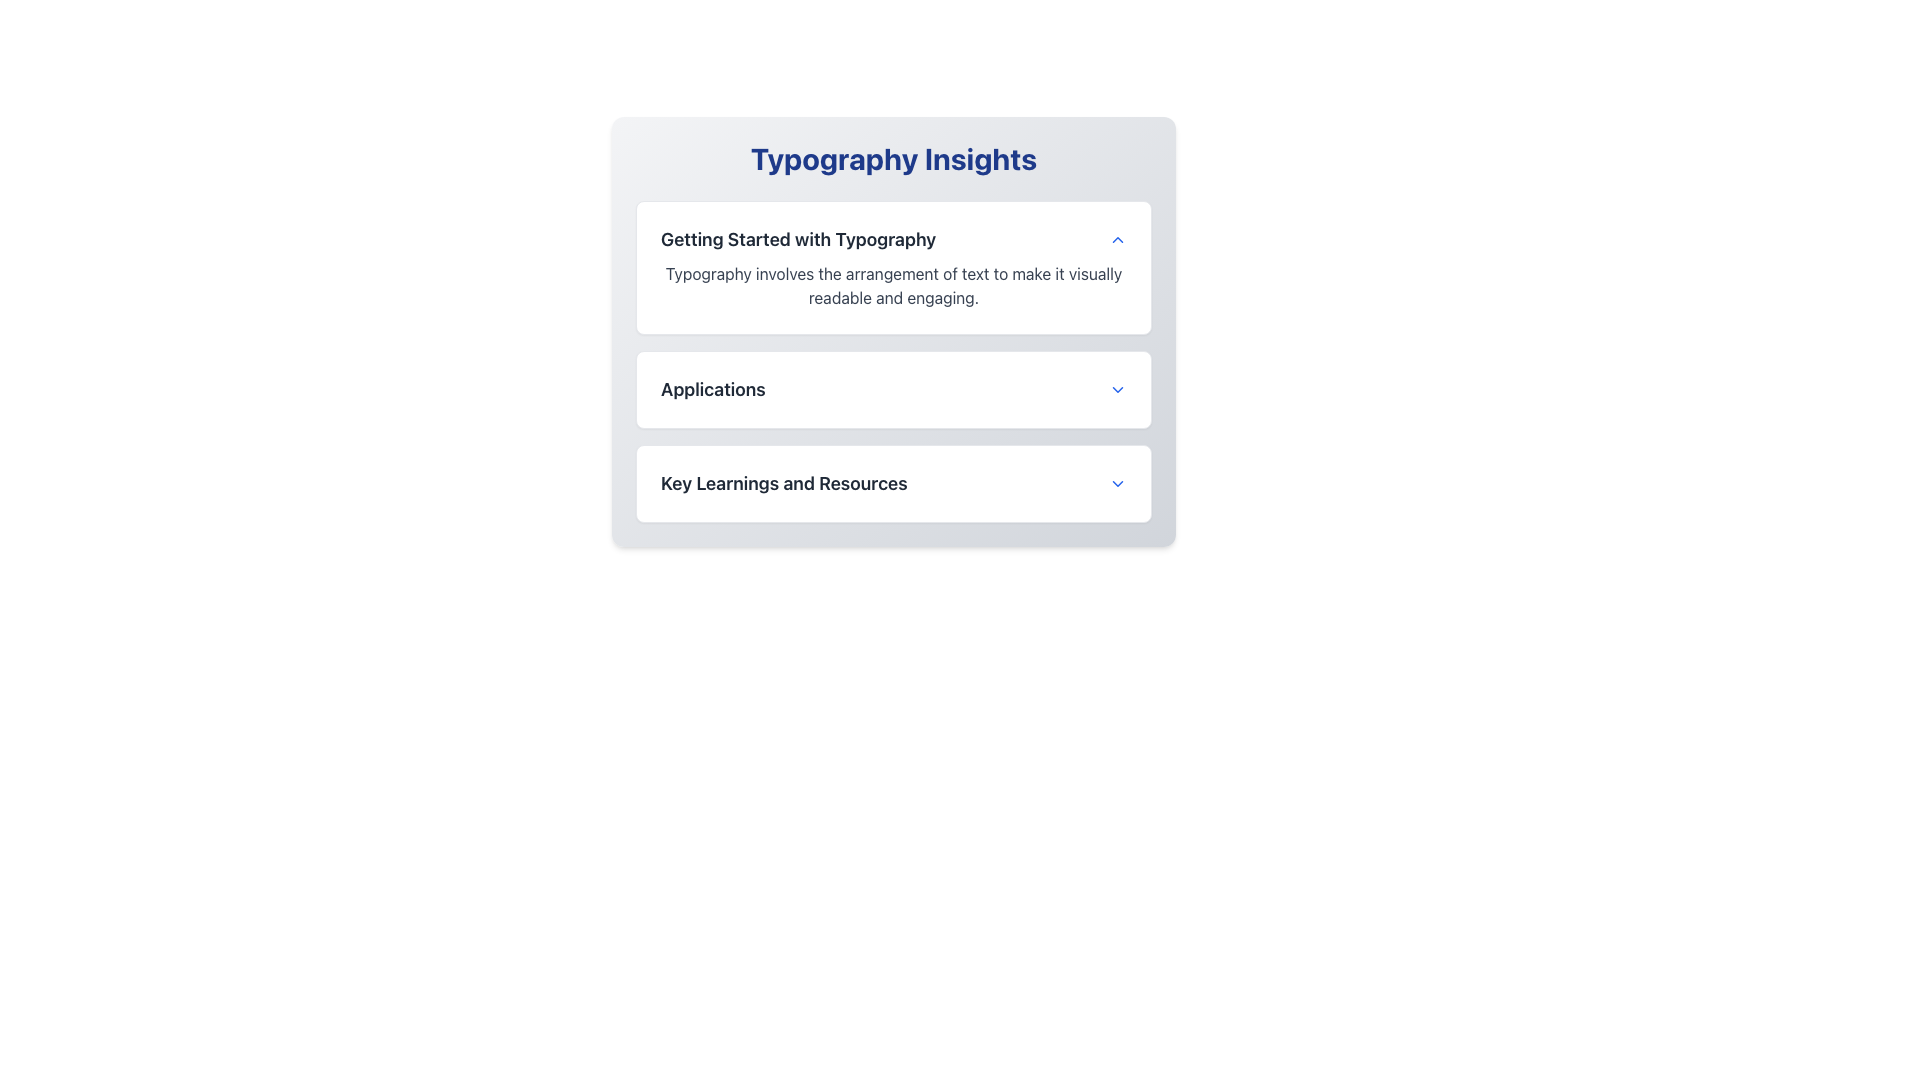 The image size is (1920, 1080). I want to click on the collapsible section header for 'Key Learnings and Resources', so click(892, 483).